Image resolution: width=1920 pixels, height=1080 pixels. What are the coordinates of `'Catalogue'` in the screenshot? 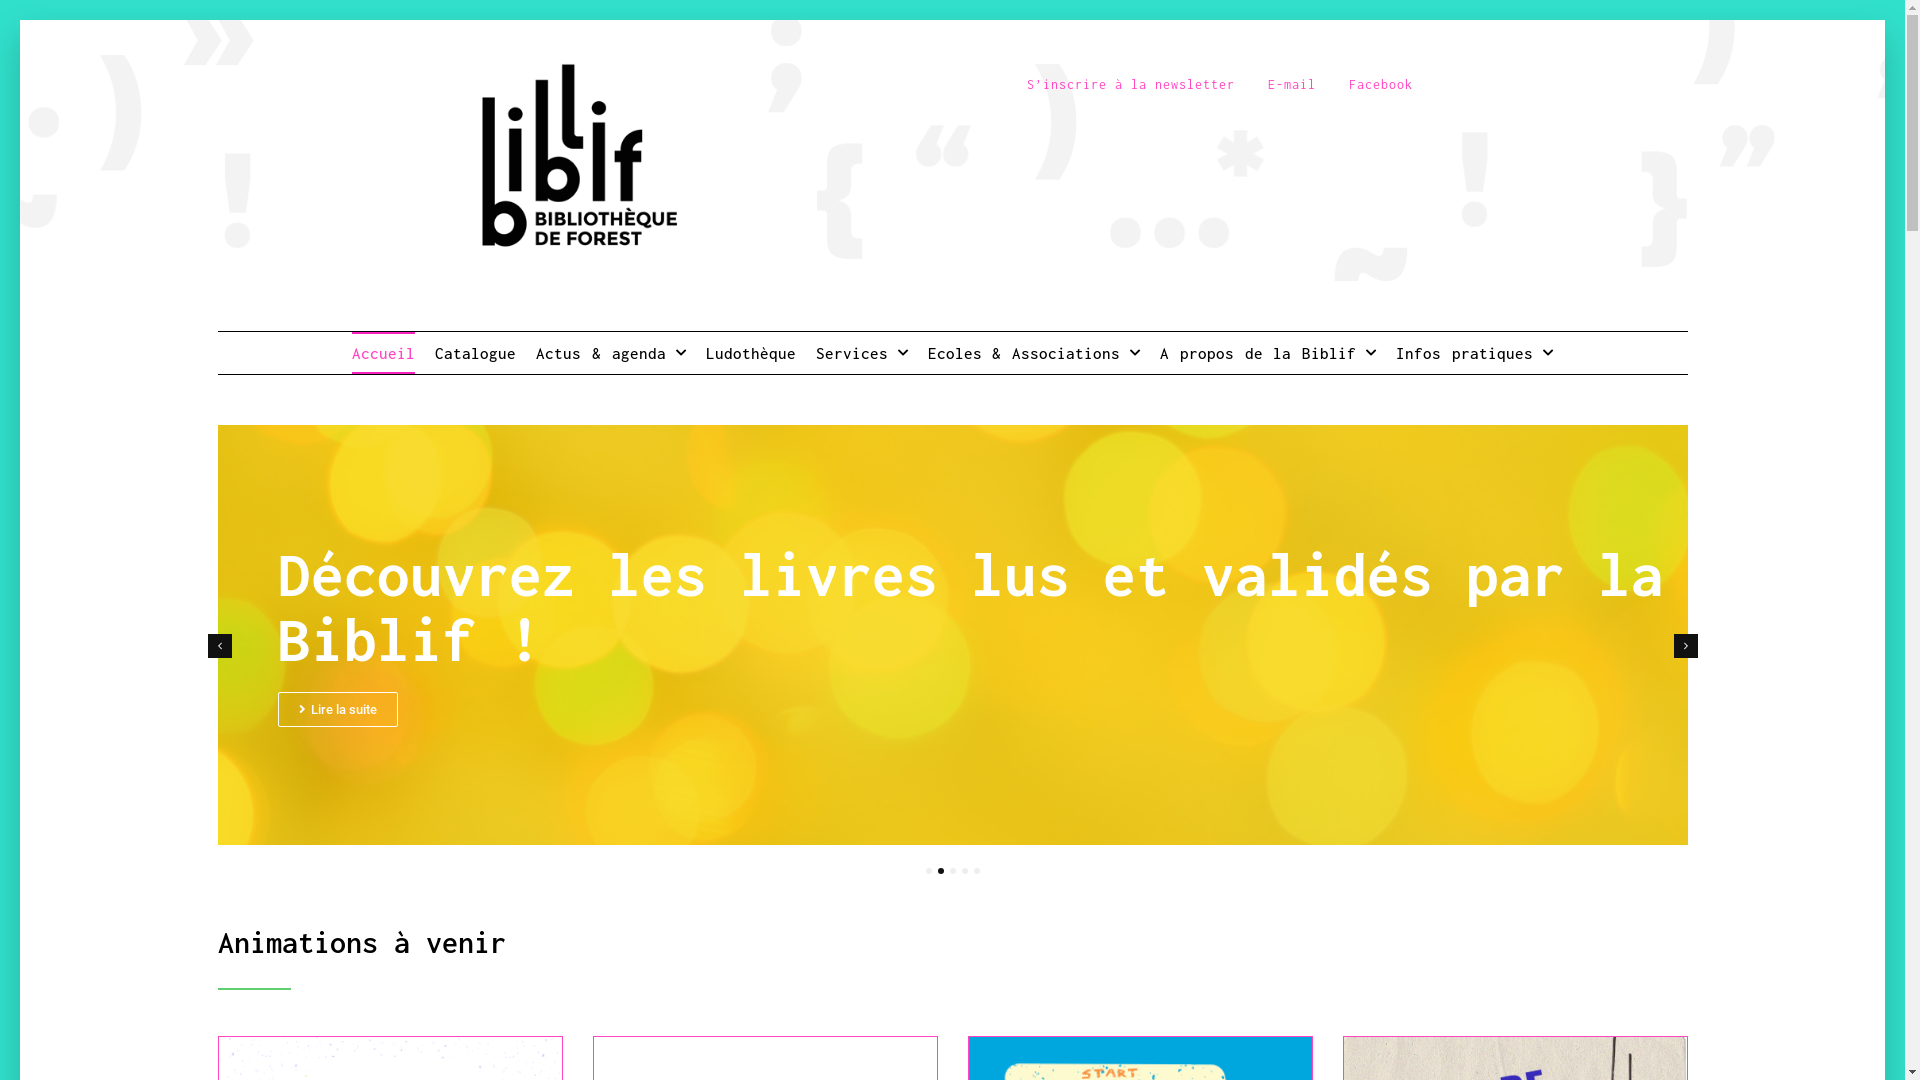 It's located at (474, 352).